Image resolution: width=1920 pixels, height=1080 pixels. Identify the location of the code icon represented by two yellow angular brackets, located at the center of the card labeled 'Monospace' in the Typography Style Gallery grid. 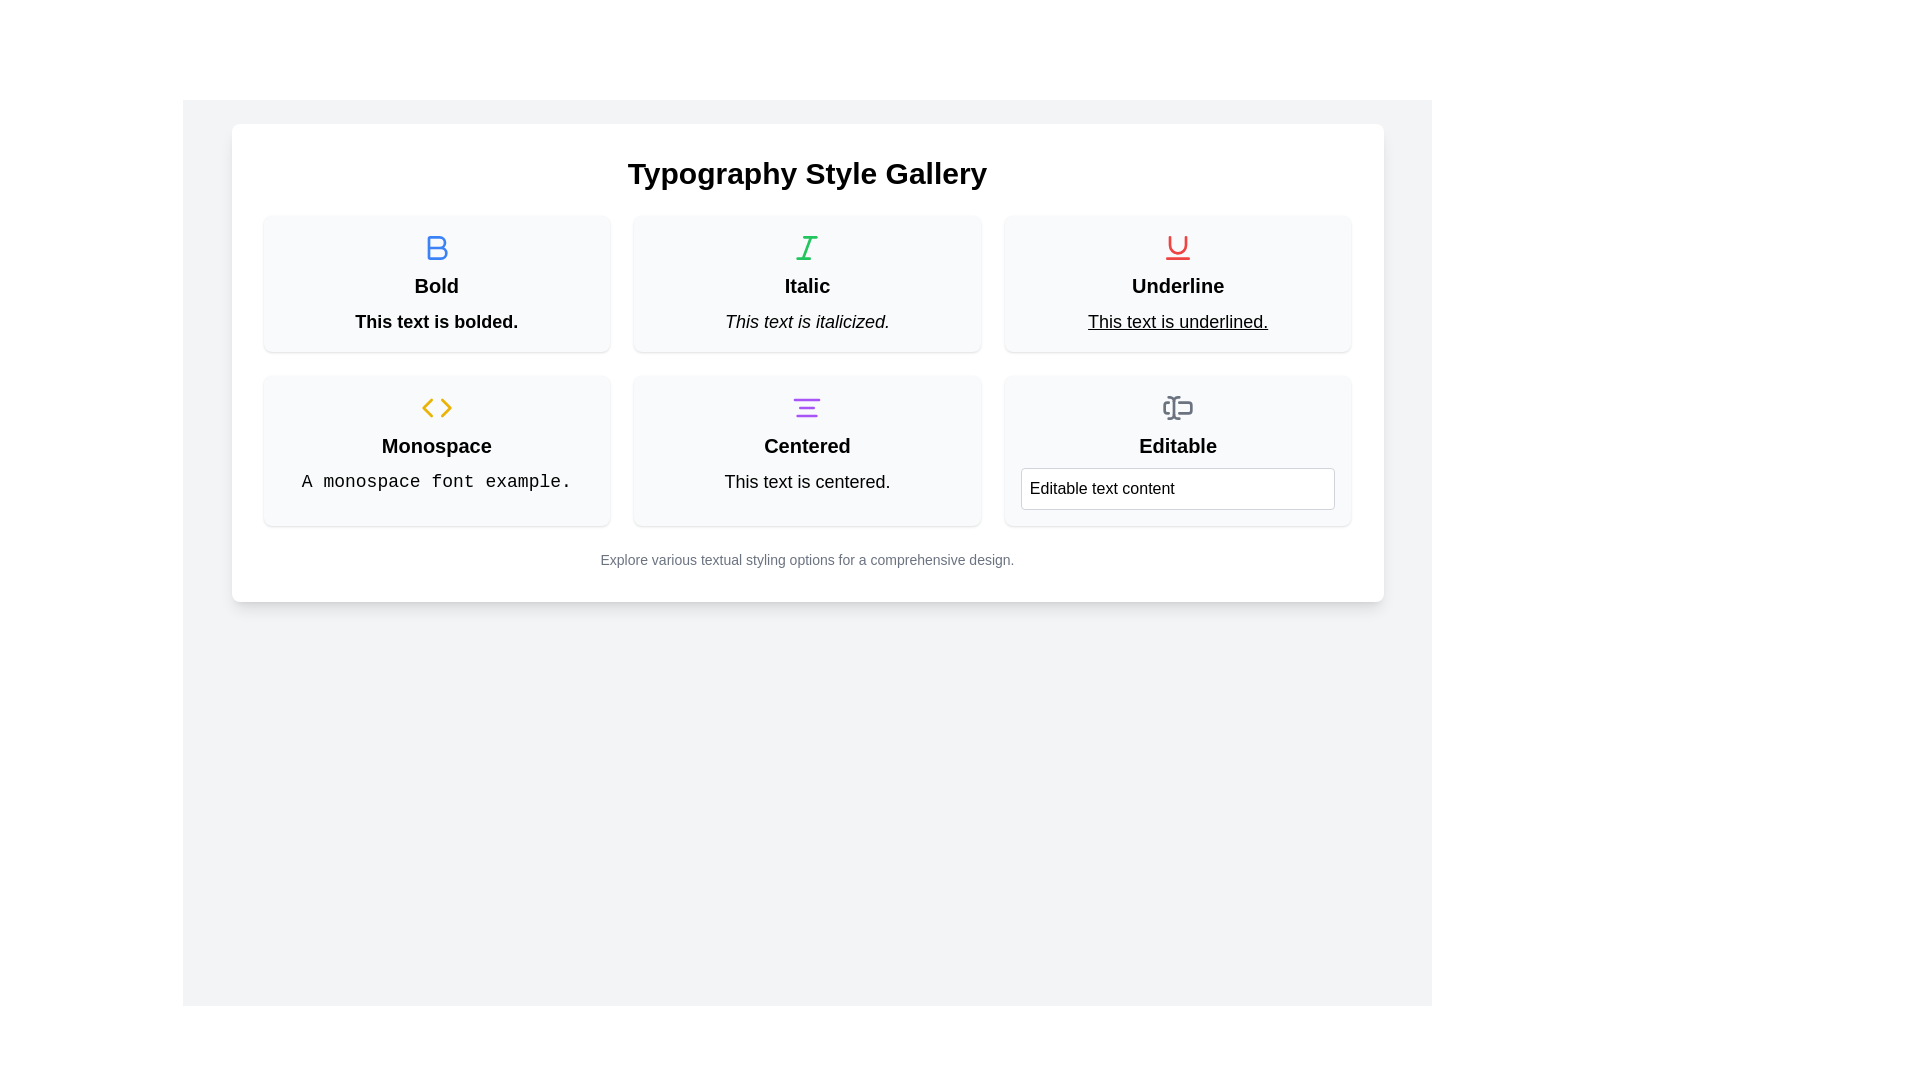
(435, 407).